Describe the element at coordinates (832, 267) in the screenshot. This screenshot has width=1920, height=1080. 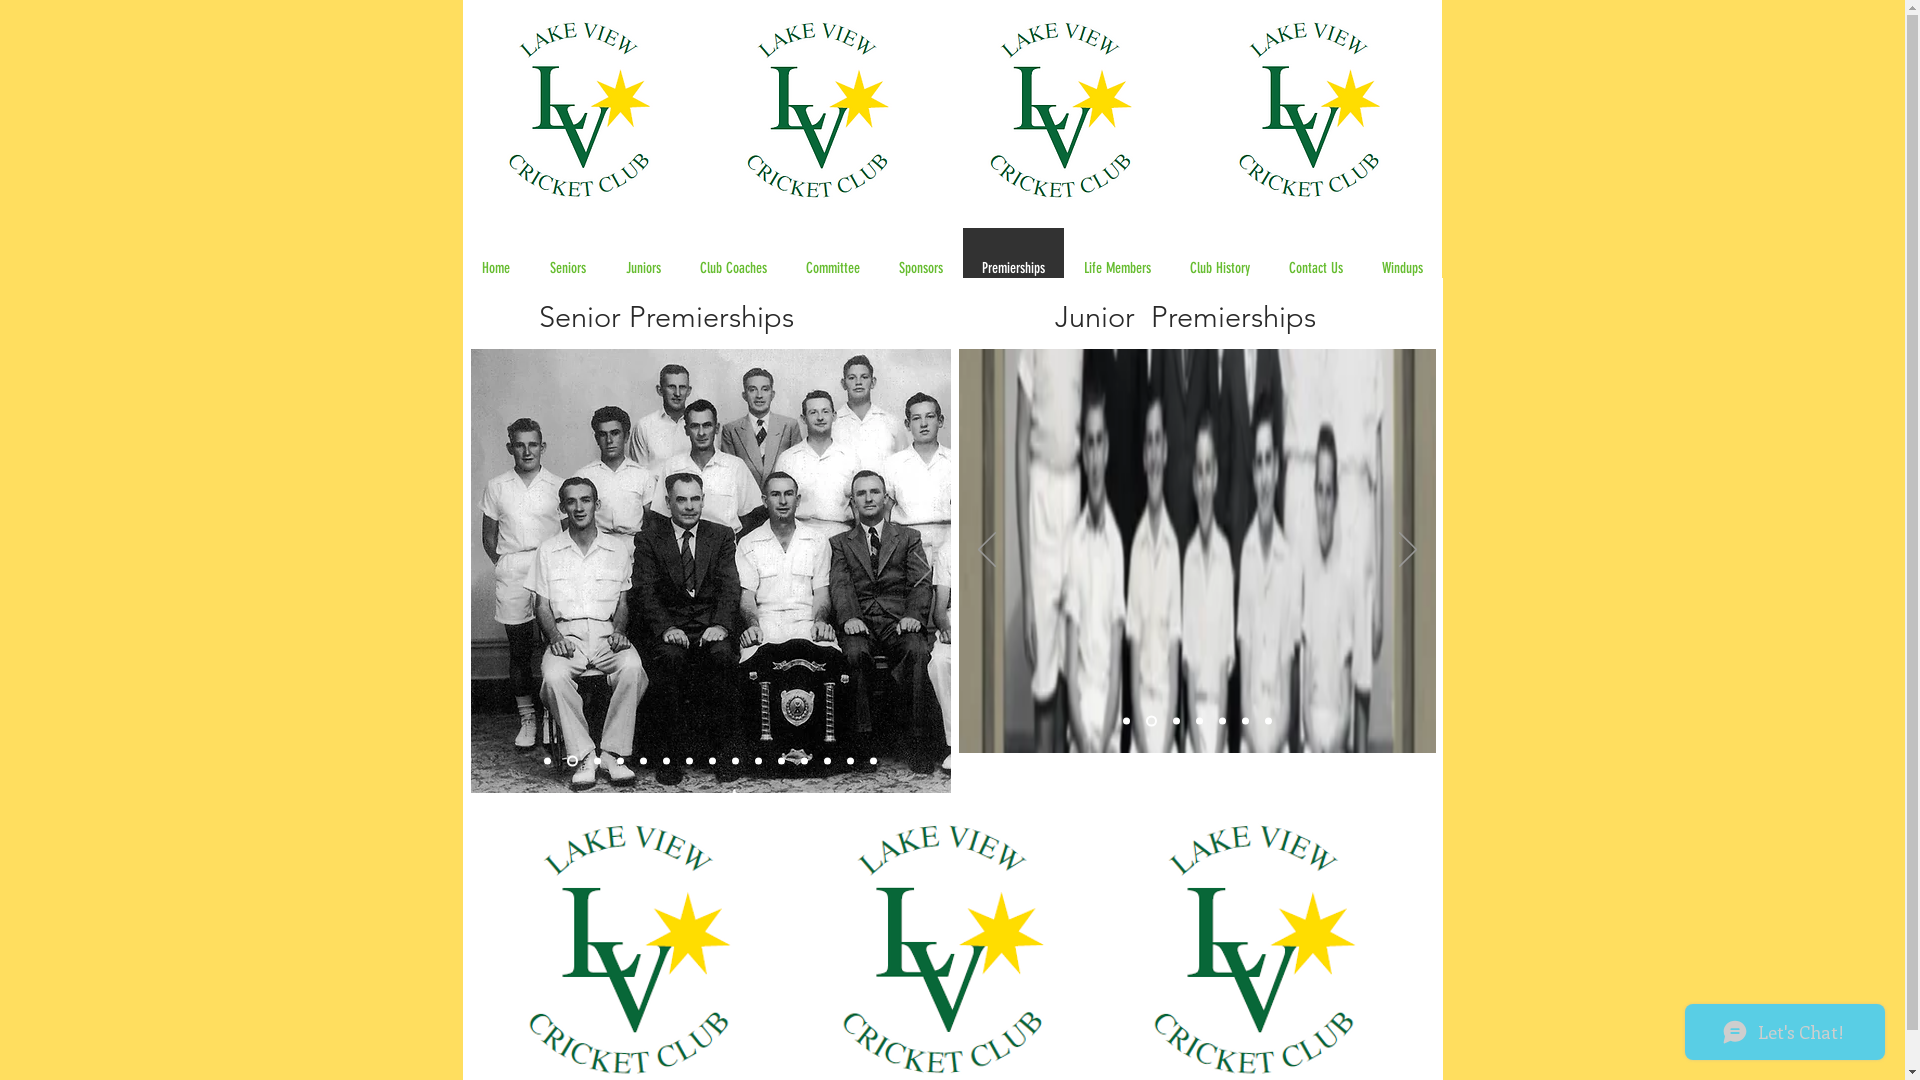
I see `'Committee'` at that location.